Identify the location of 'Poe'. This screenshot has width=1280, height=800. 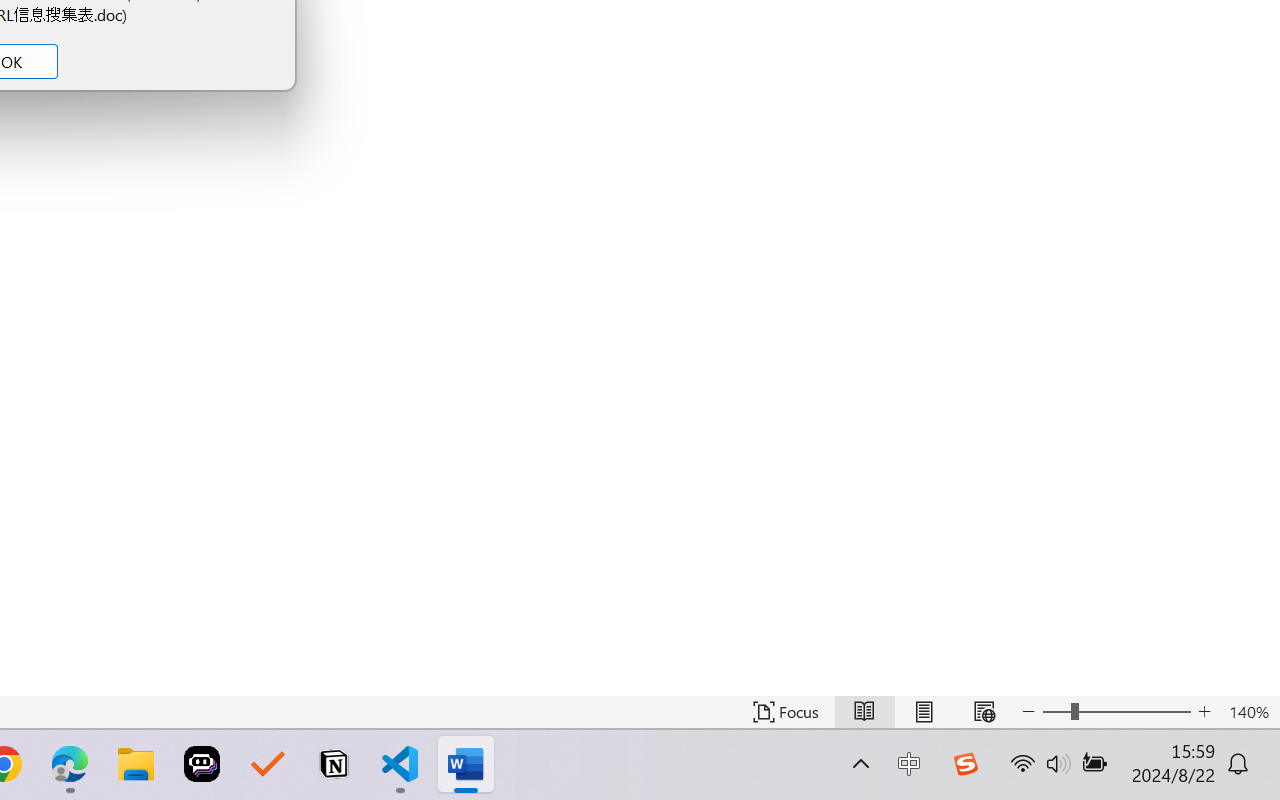
(202, 764).